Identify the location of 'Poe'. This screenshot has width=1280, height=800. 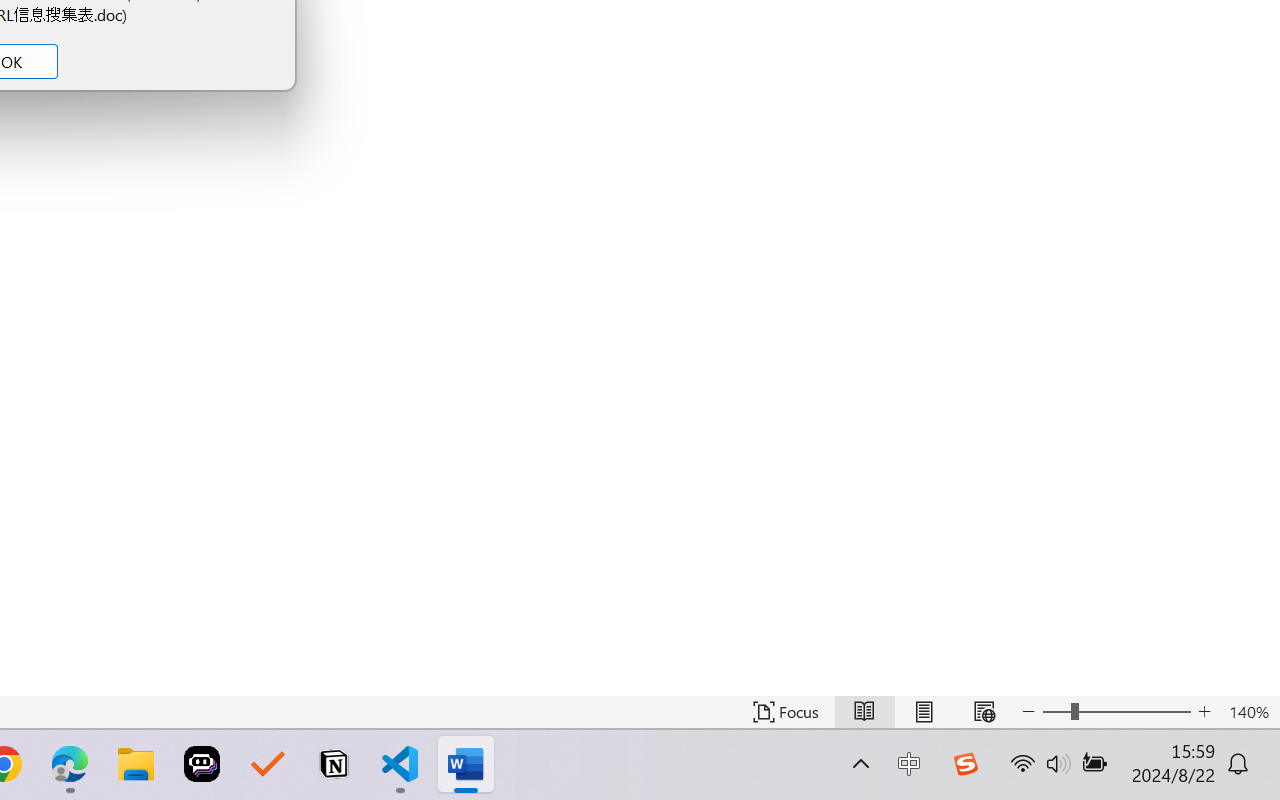
(202, 764).